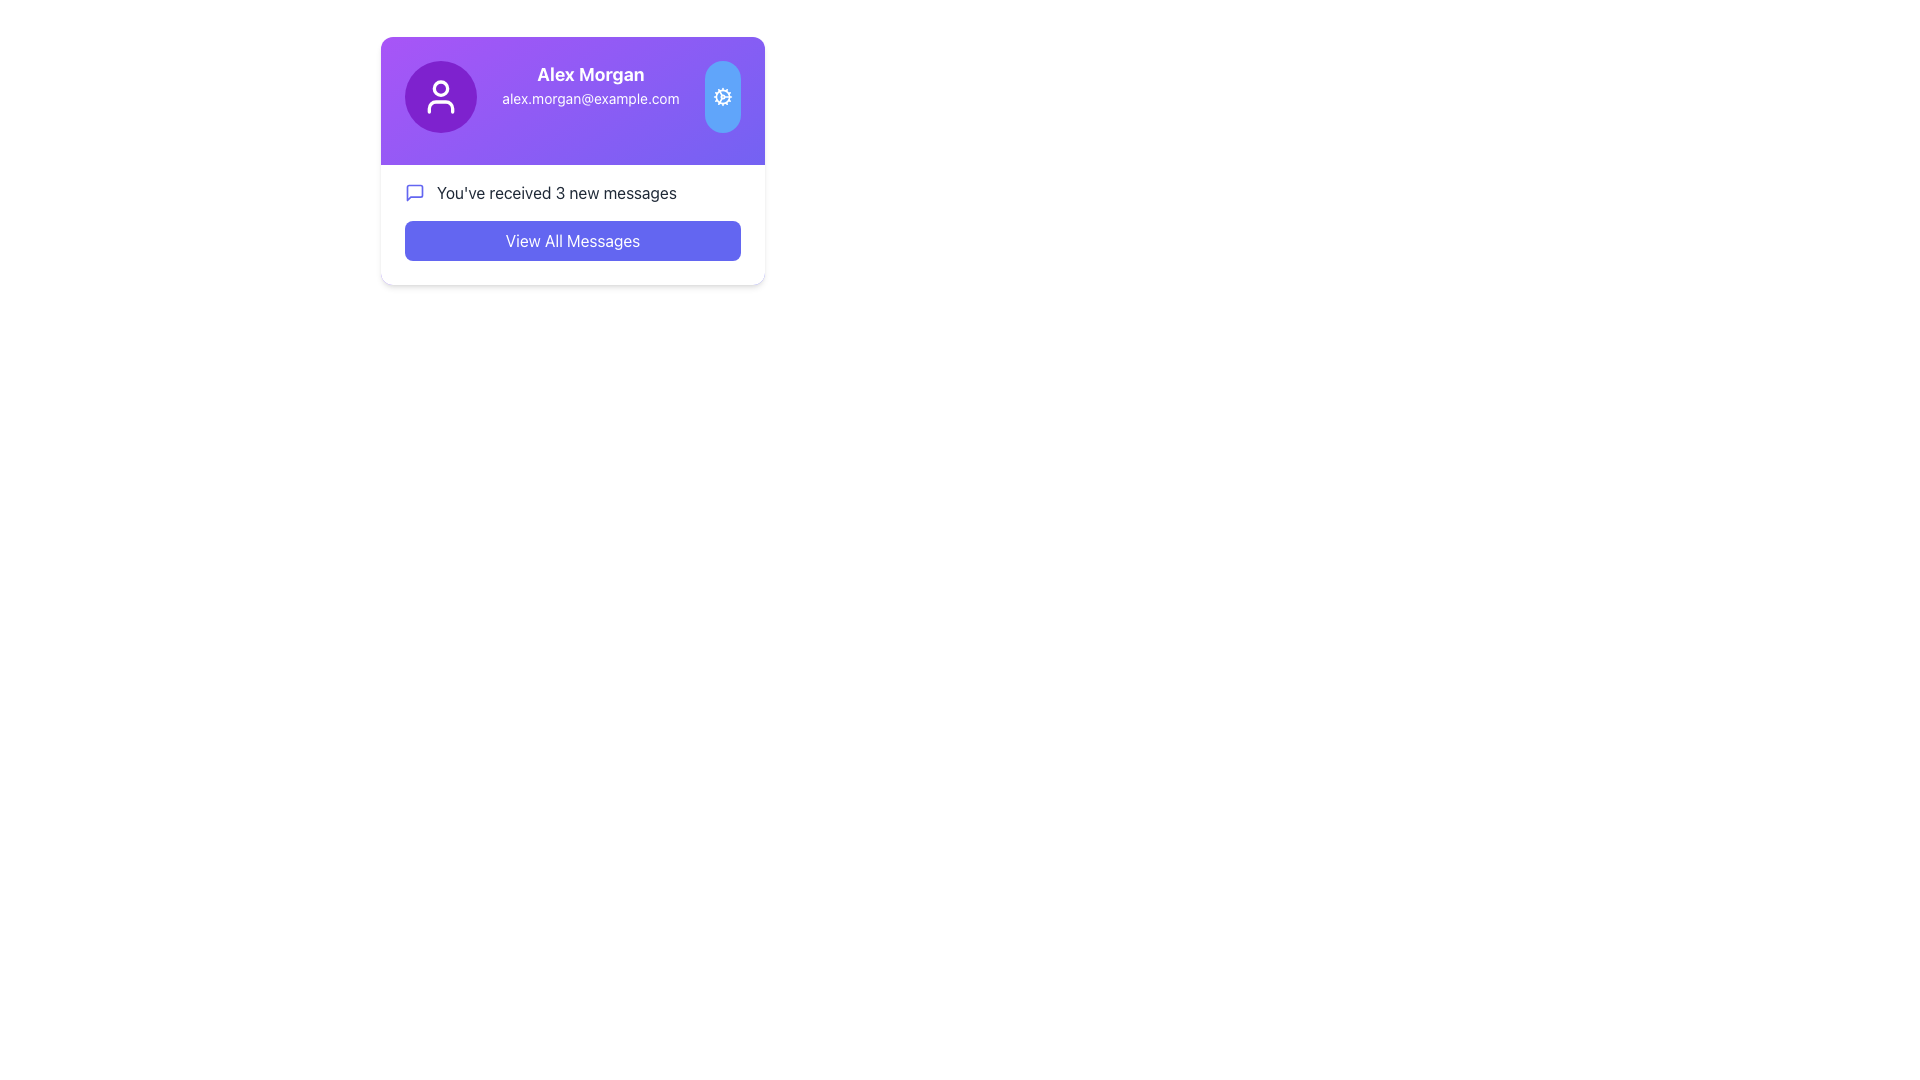 The height and width of the screenshot is (1080, 1920). What do you see at coordinates (571, 224) in the screenshot?
I see `the button in the Notification Section, which is styled with an indigo background and white text, located at the bottom of a purple card layout` at bounding box center [571, 224].